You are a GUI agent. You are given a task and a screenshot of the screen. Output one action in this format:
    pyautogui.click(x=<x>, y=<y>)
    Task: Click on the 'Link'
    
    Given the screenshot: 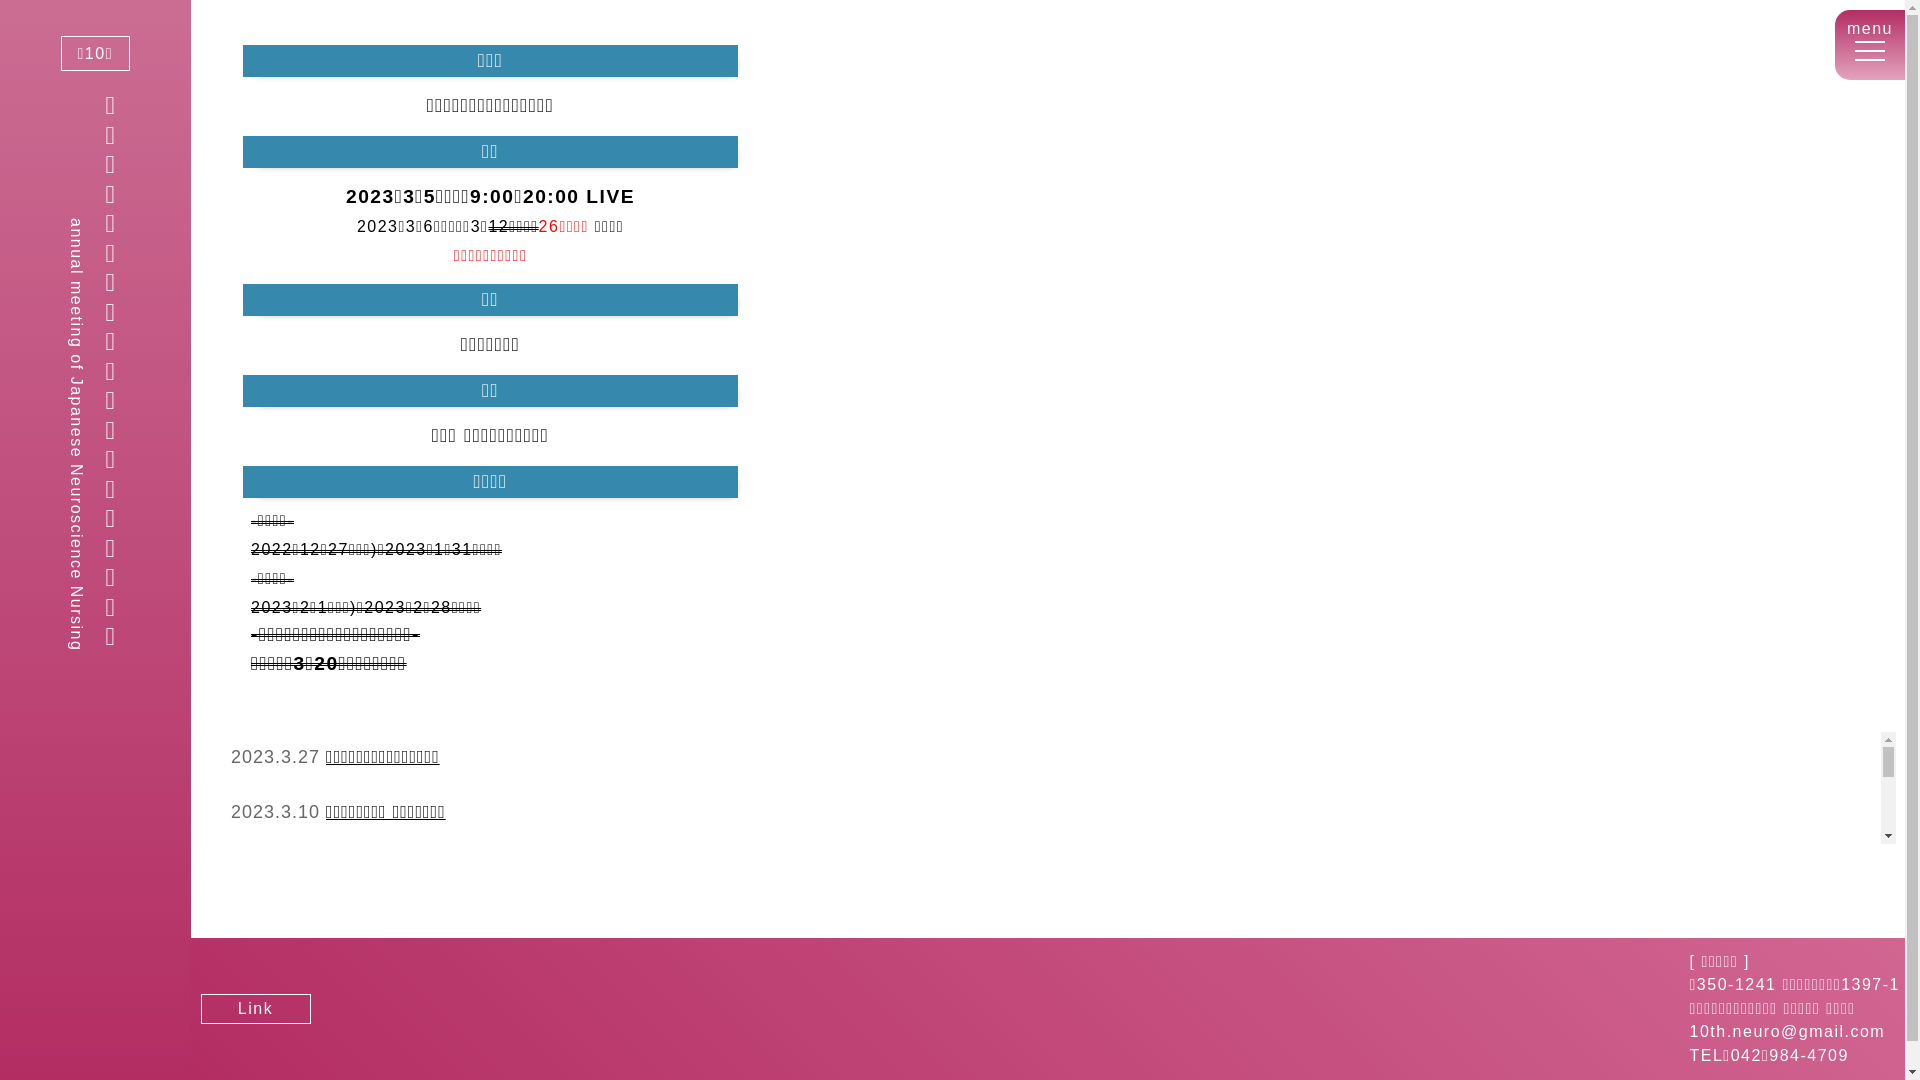 What is the action you would take?
    pyautogui.click(x=254, y=1009)
    